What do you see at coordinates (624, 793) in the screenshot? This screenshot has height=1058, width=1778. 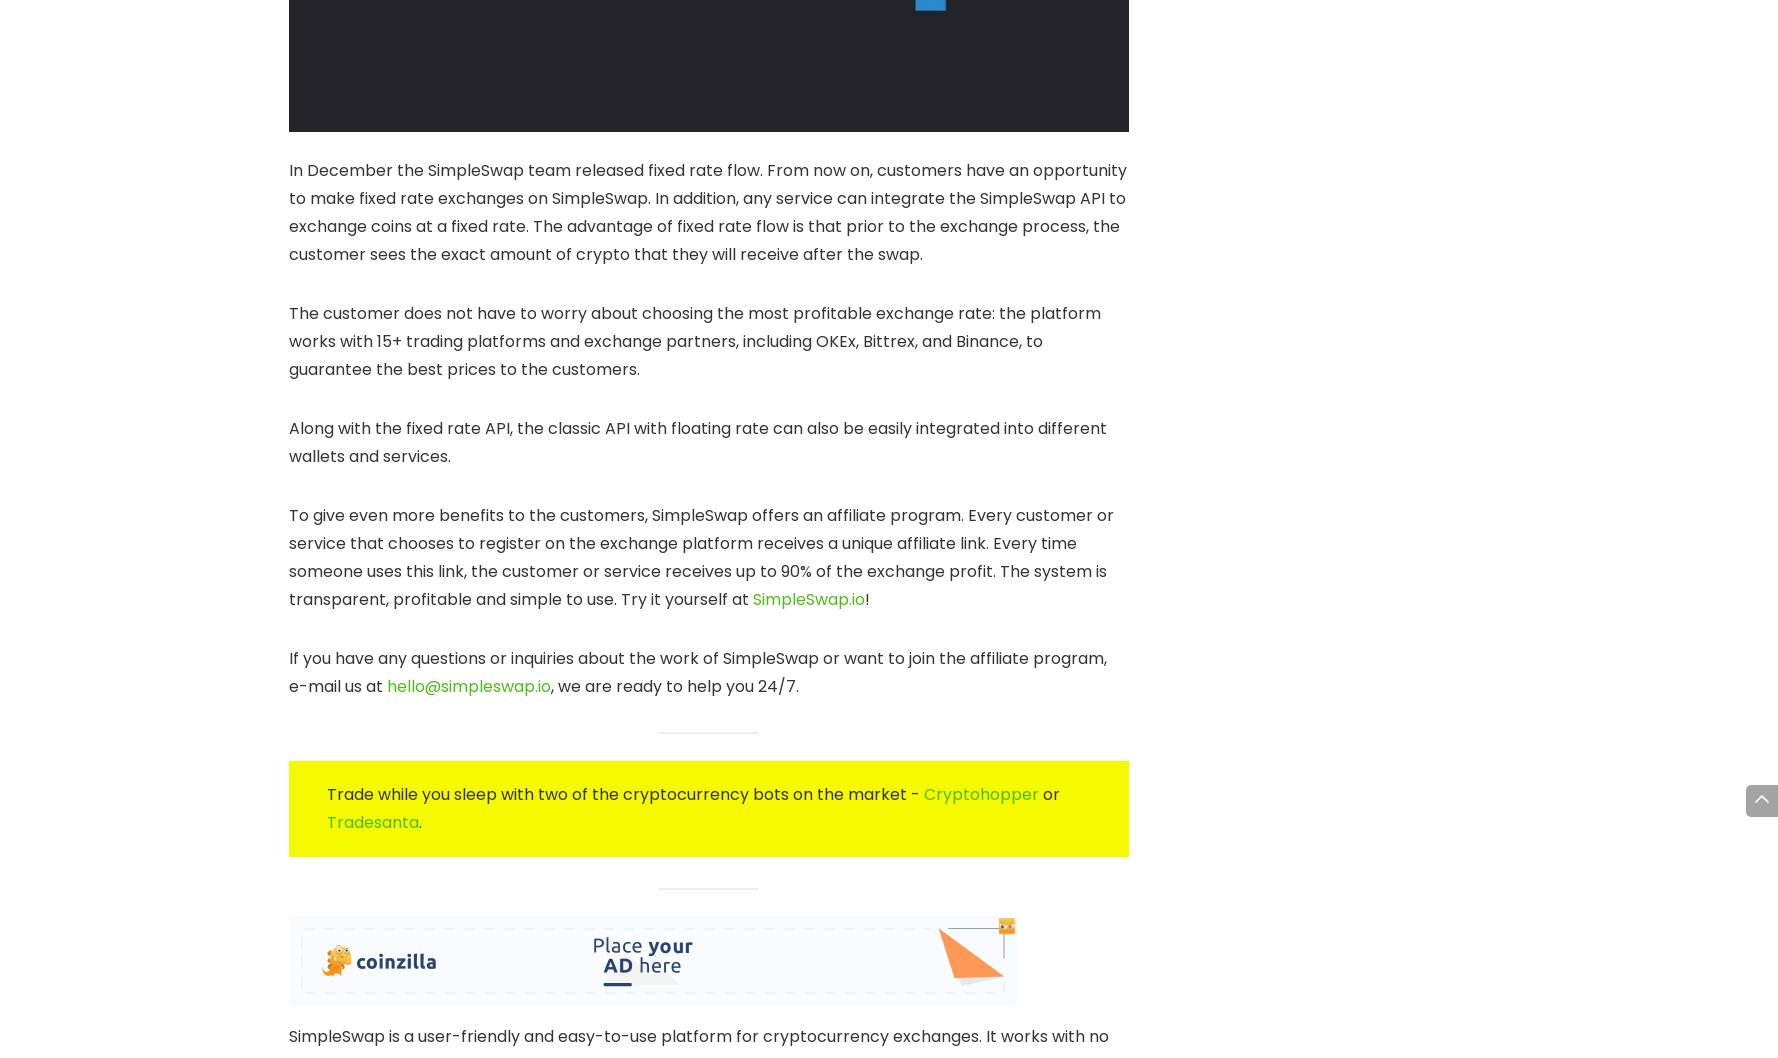 I see `'Trade while you sleep with two of the cryptocurrency bots on the market -'` at bounding box center [624, 793].